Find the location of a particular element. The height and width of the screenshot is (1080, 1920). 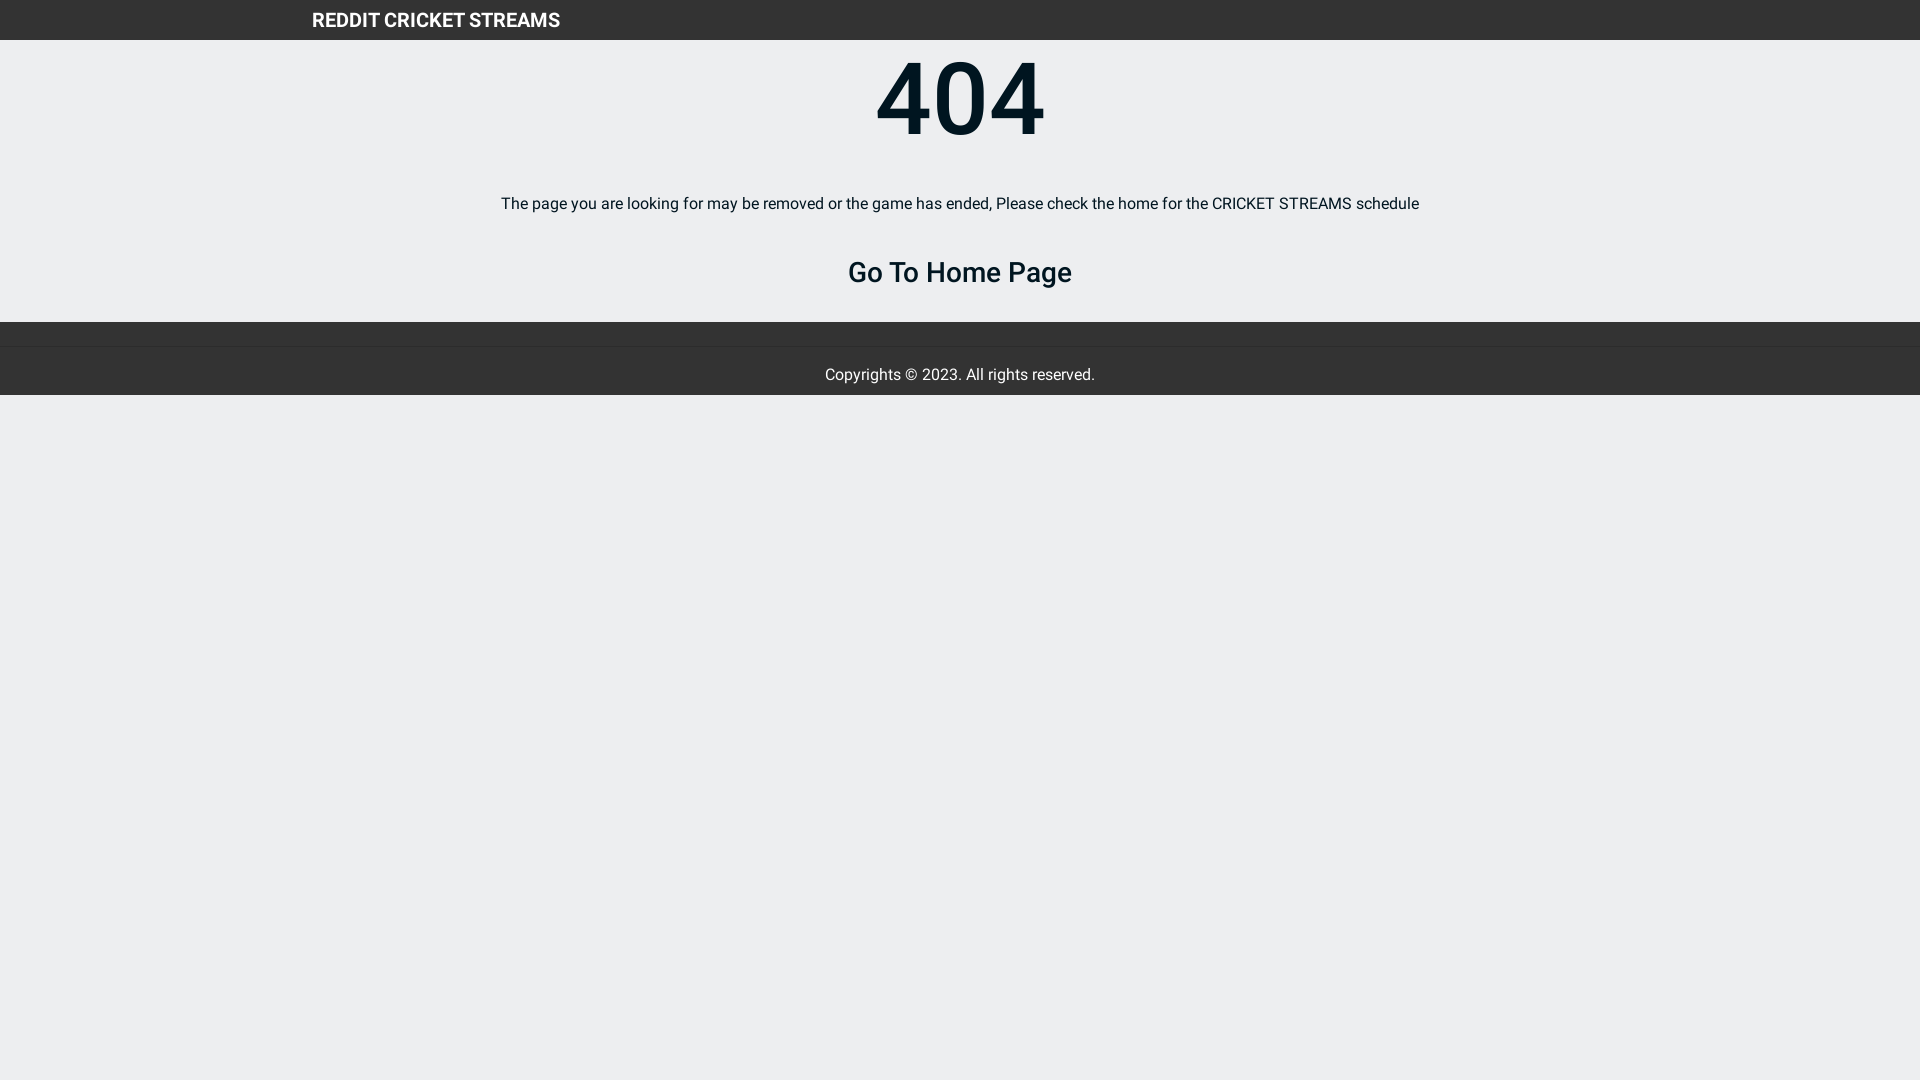

'REDDIT CRICKET STREAMS' is located at coordinates (435, 19).